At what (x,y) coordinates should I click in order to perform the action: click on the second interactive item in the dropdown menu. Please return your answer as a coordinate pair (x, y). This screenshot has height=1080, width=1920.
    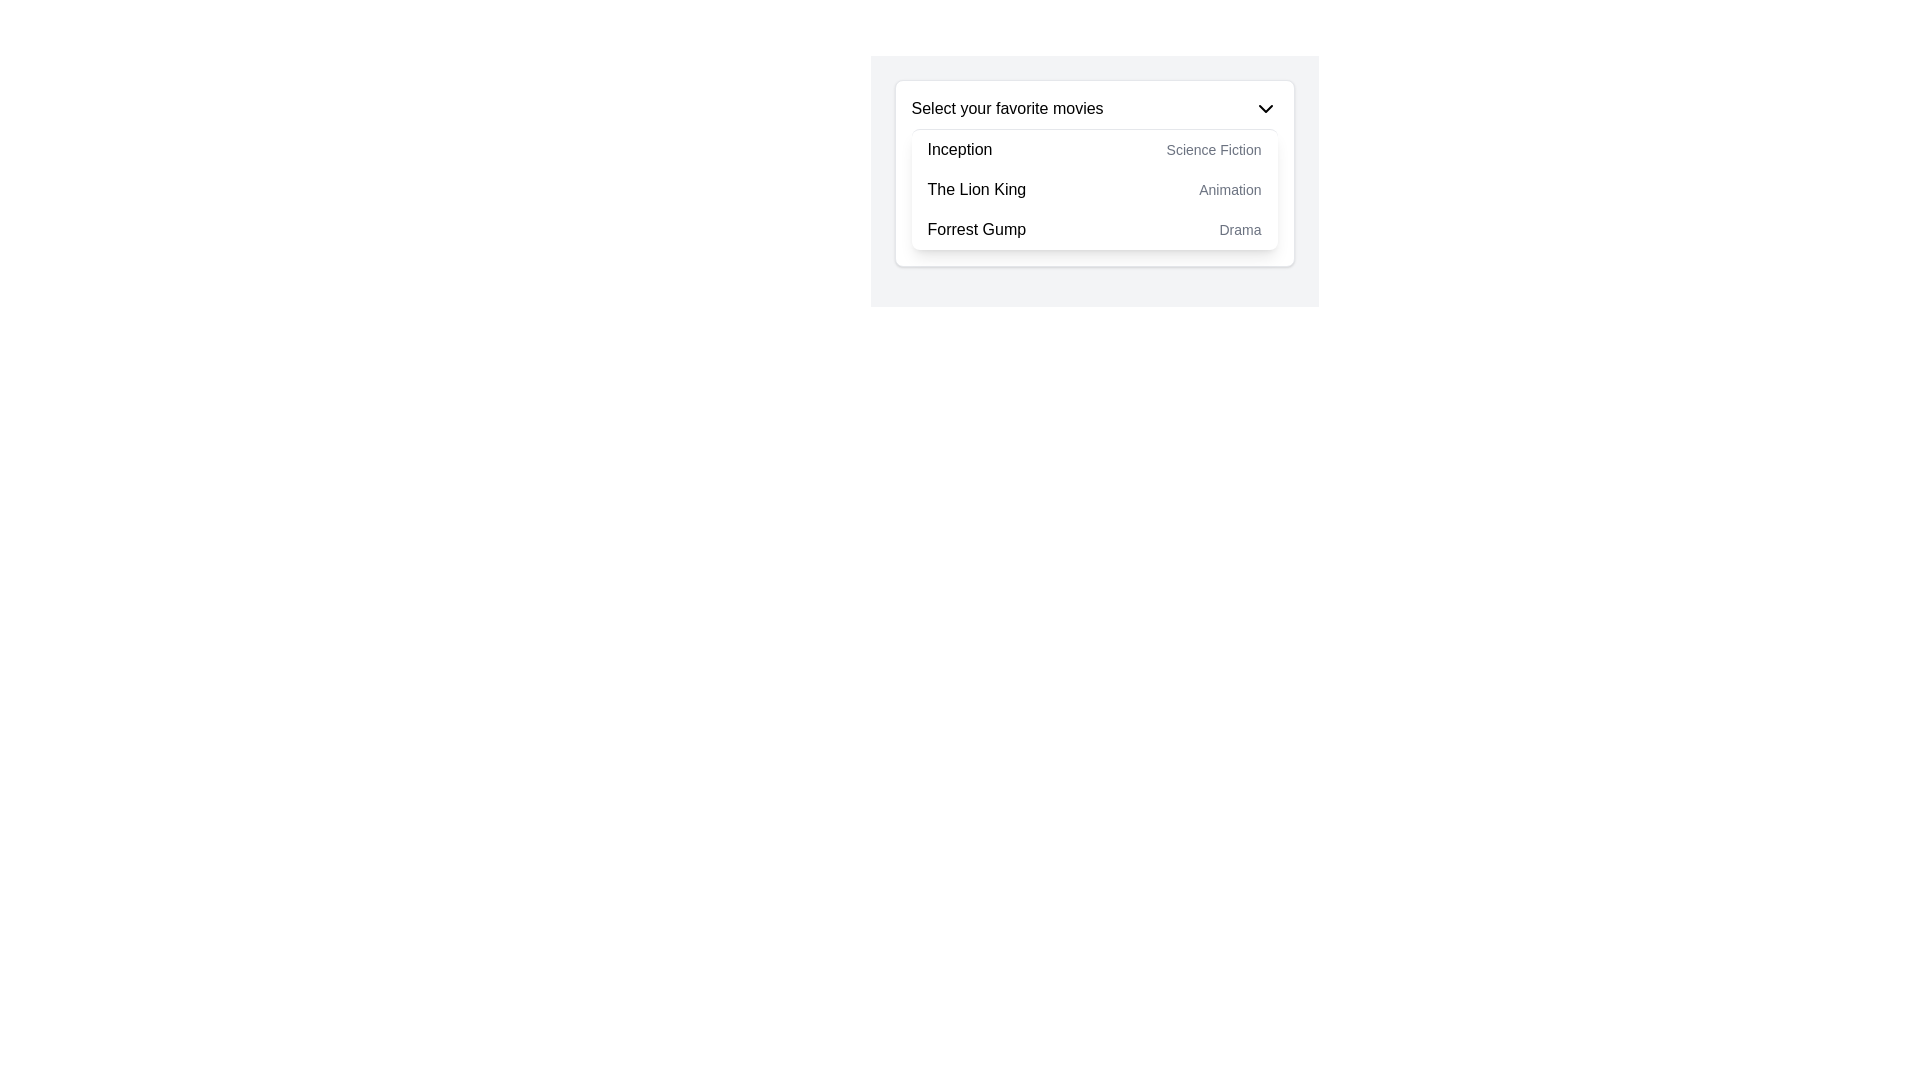
    Looking at the image, I should click on (1093, 189).